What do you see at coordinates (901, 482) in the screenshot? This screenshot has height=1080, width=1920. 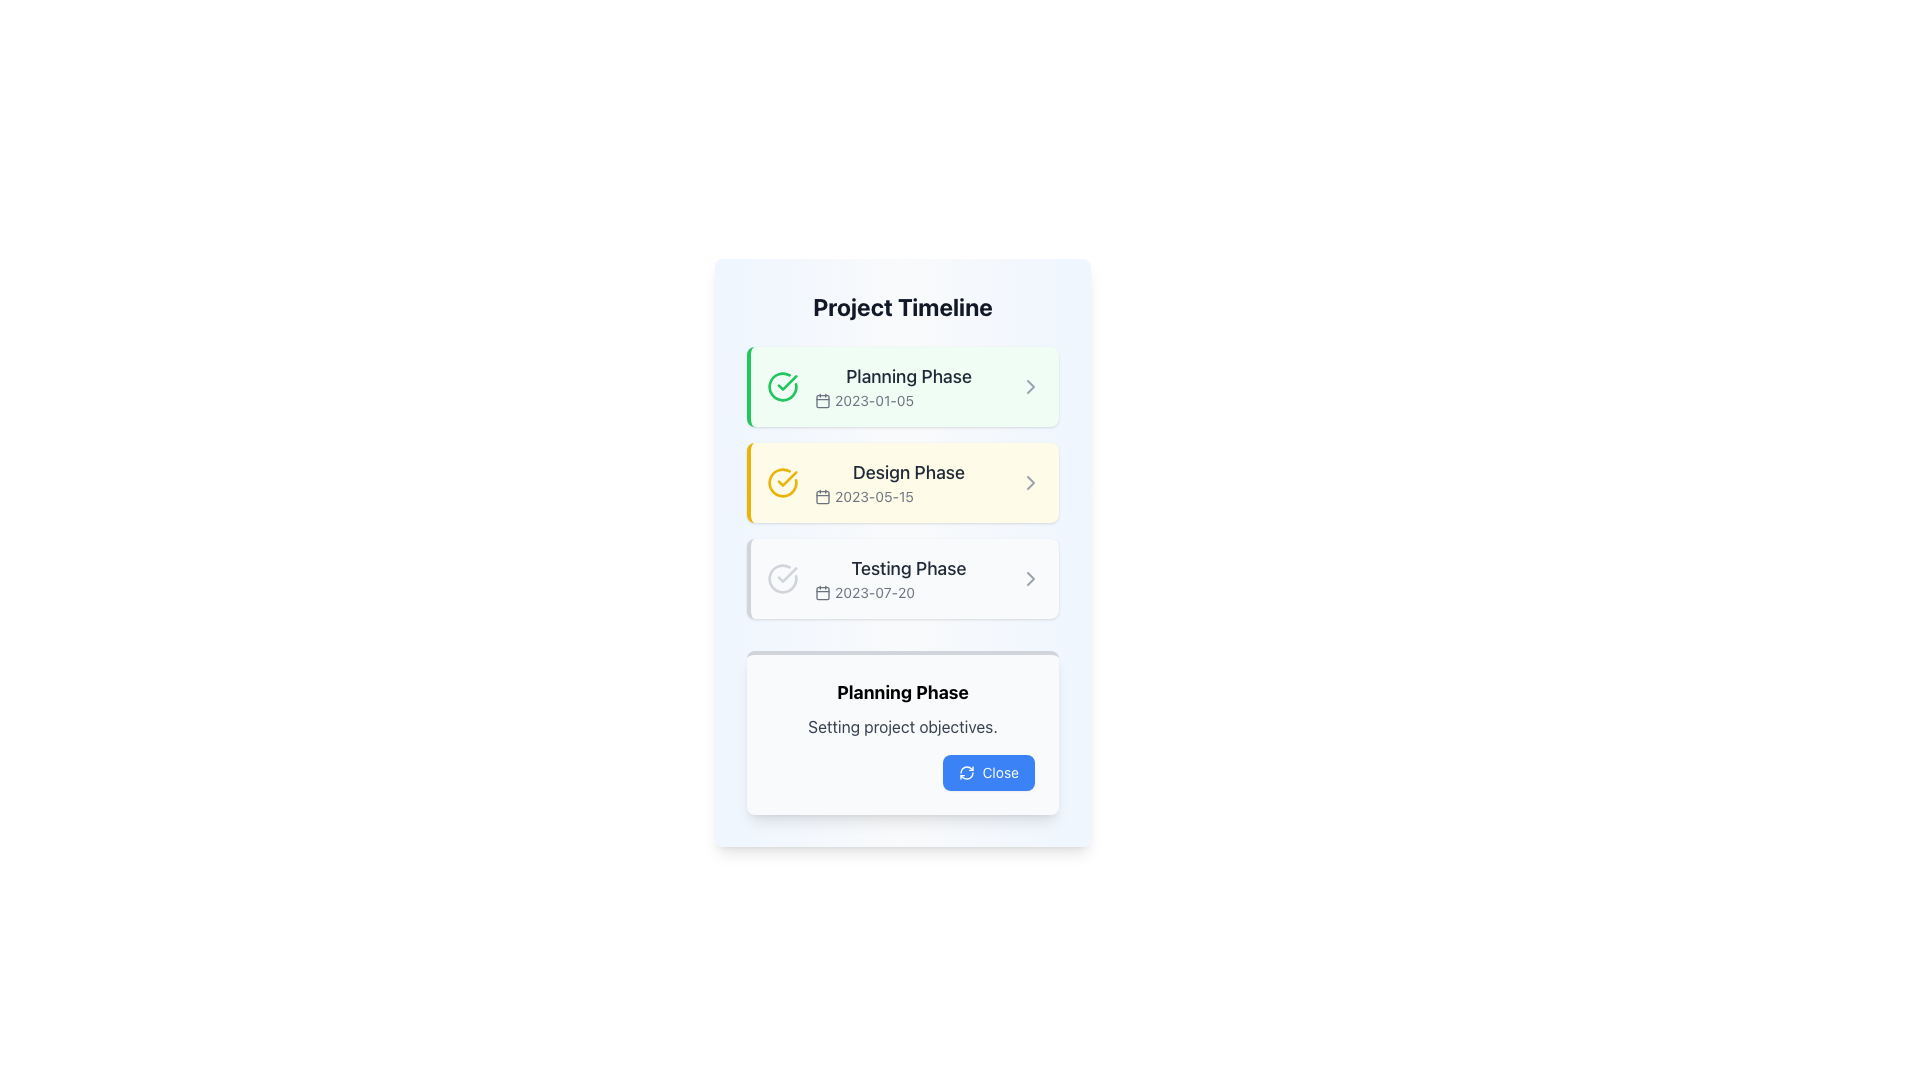 I see `the 'Design Phase' button, which is the second tile in the 'Project Timeline' section` at bounding box center [901, 482].